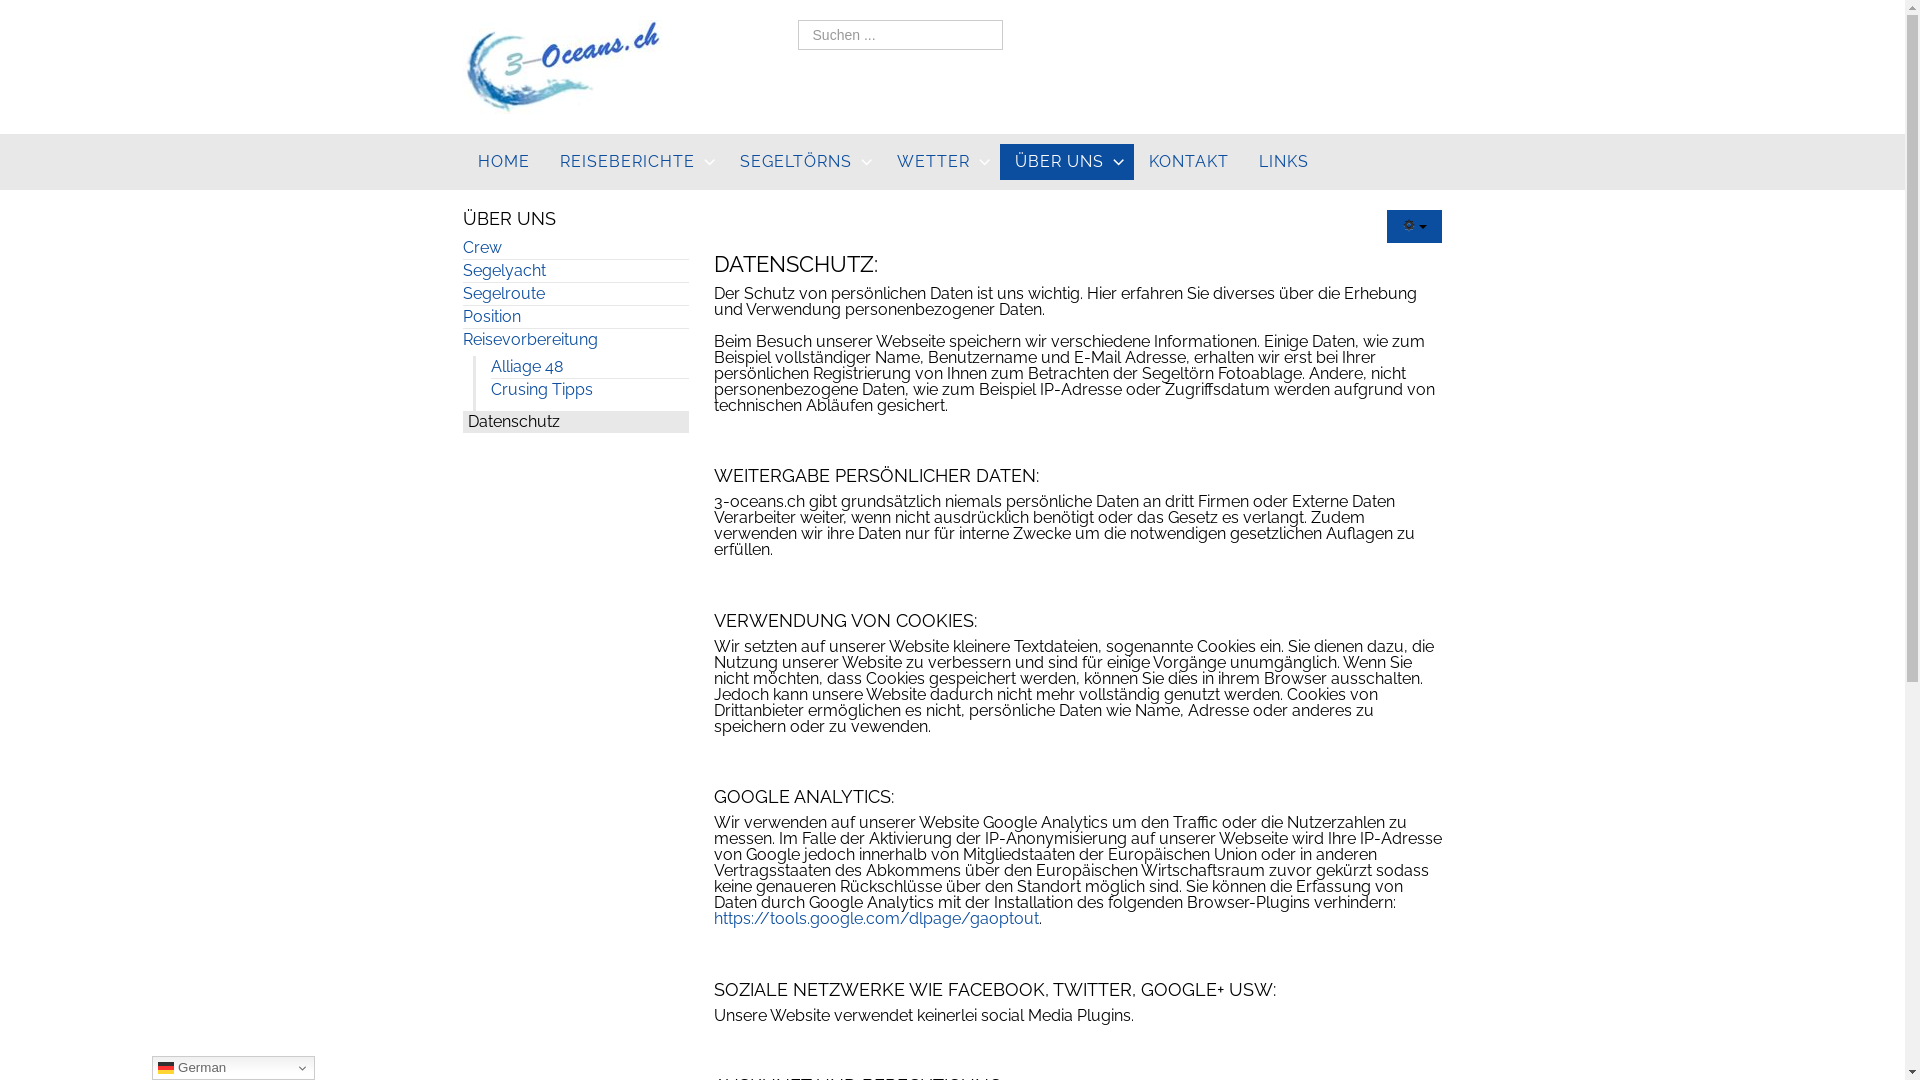 This screenshot has height=1080, width=1920. What do you see at coordinates (1283, 161) in the screenshot?
I see `'LINKS'` at bounding box center [1283, 161].